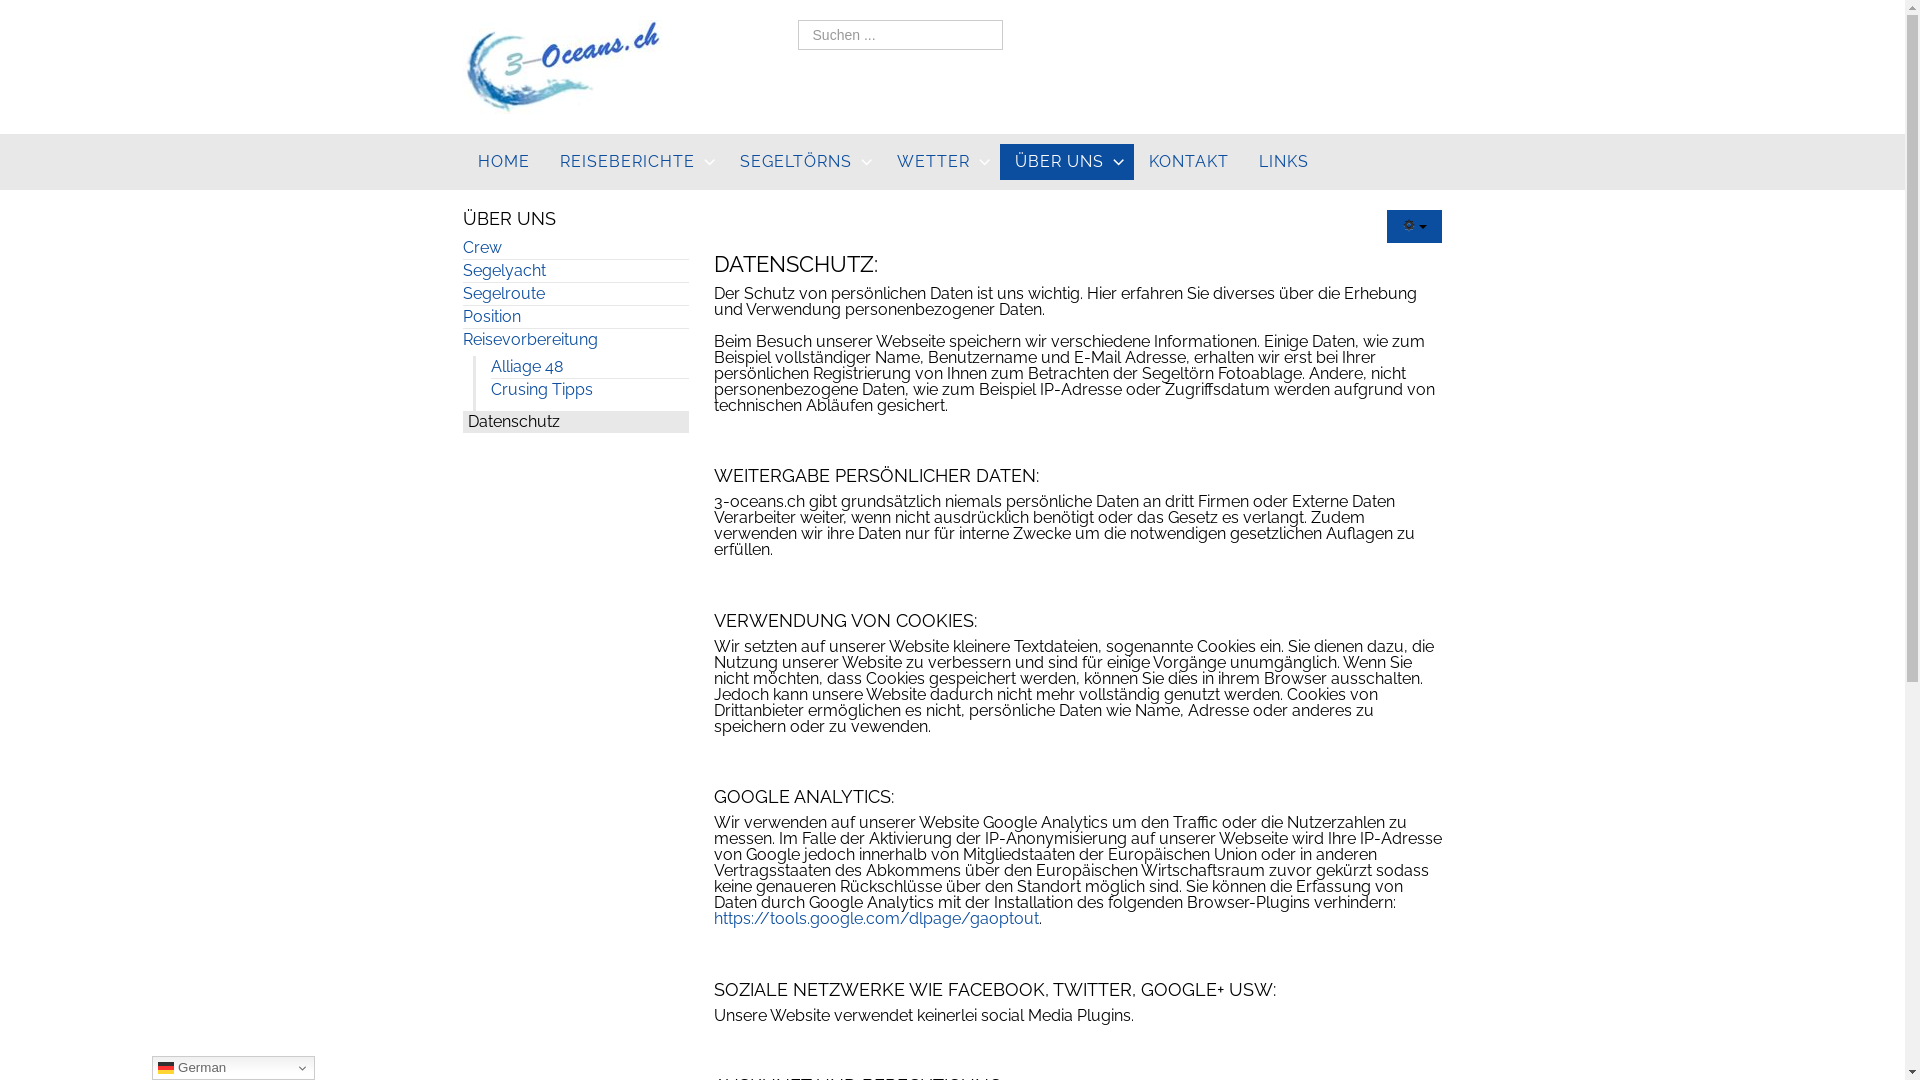 This screenshot has height=1080, width=1920. What do you see at coordinates (1283, 161) in the screenshot?
I see `'LINKS'` at bounding box center [1283, 161].